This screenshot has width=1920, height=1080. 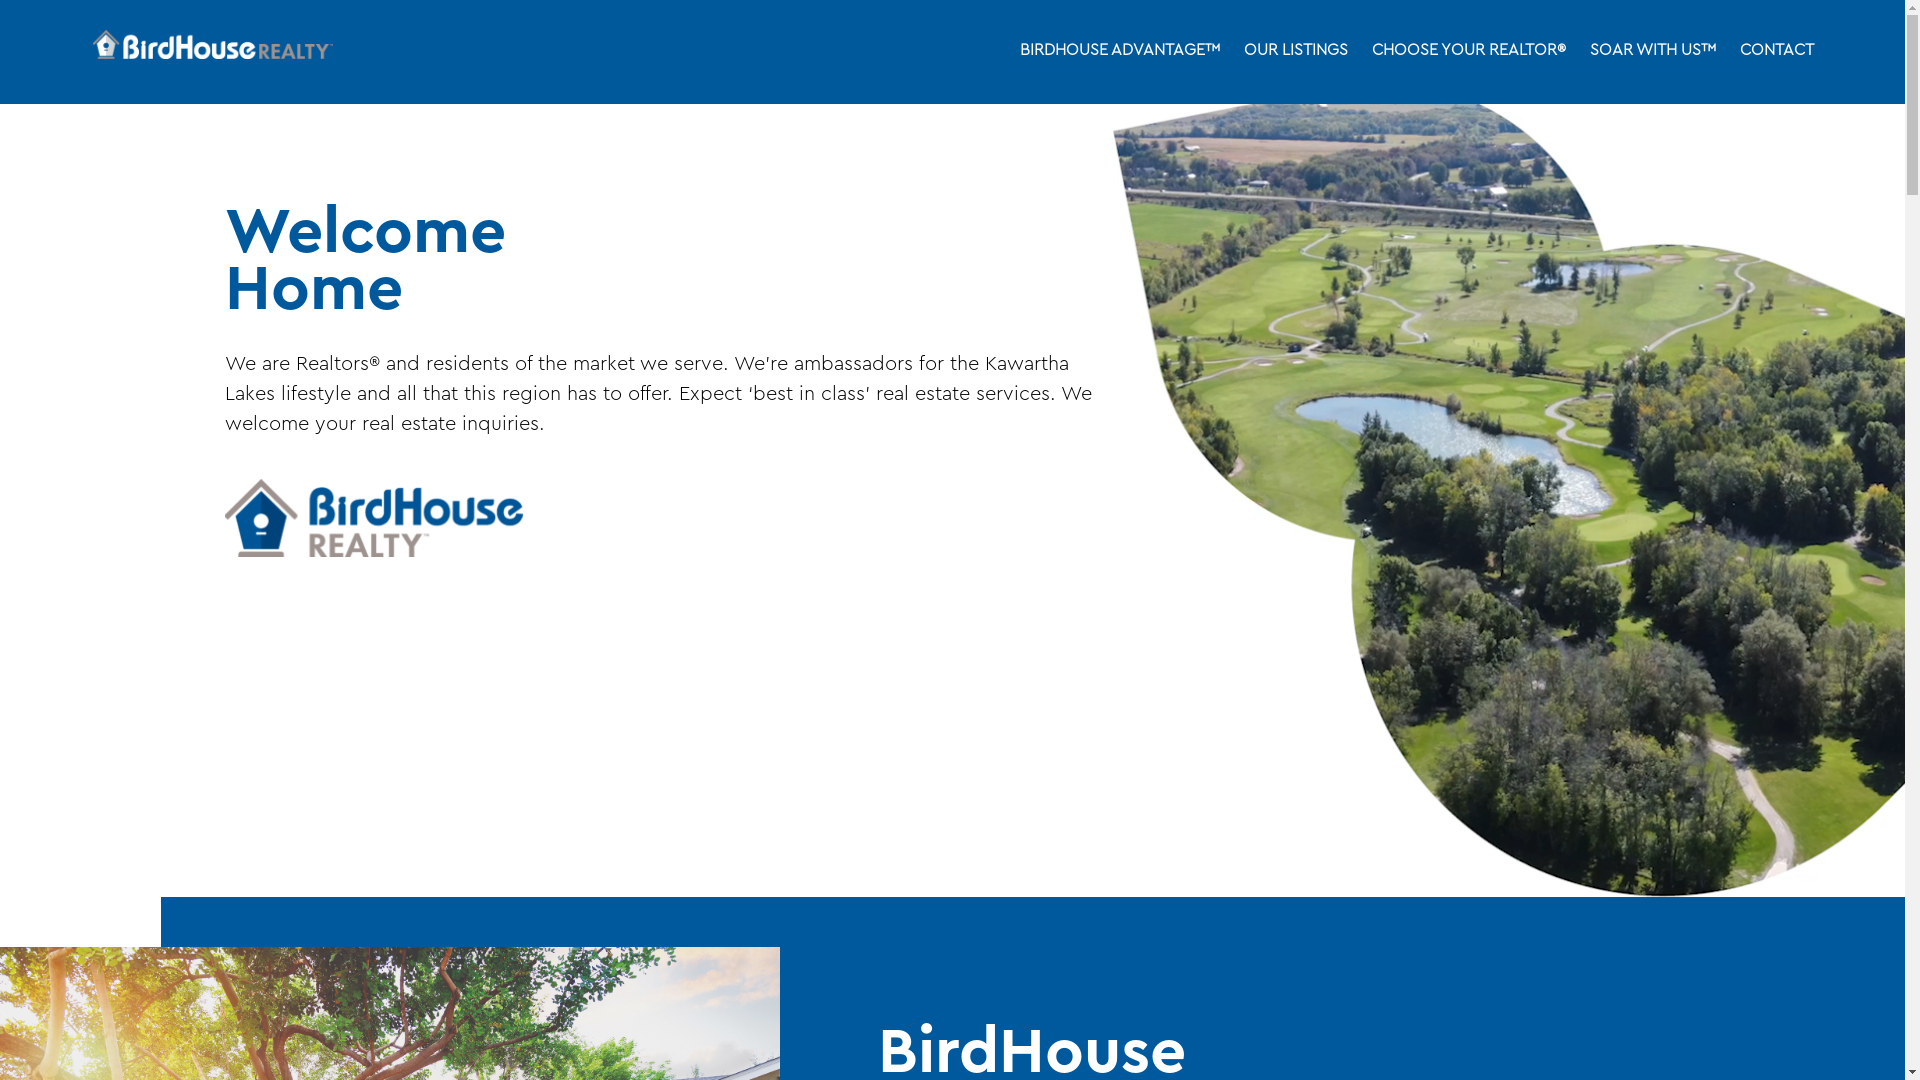 What do you see at coordinates (1296, 50) in the screenshot?
I see `'OUR LISTINGS'` at bounding box center [1296, 50].